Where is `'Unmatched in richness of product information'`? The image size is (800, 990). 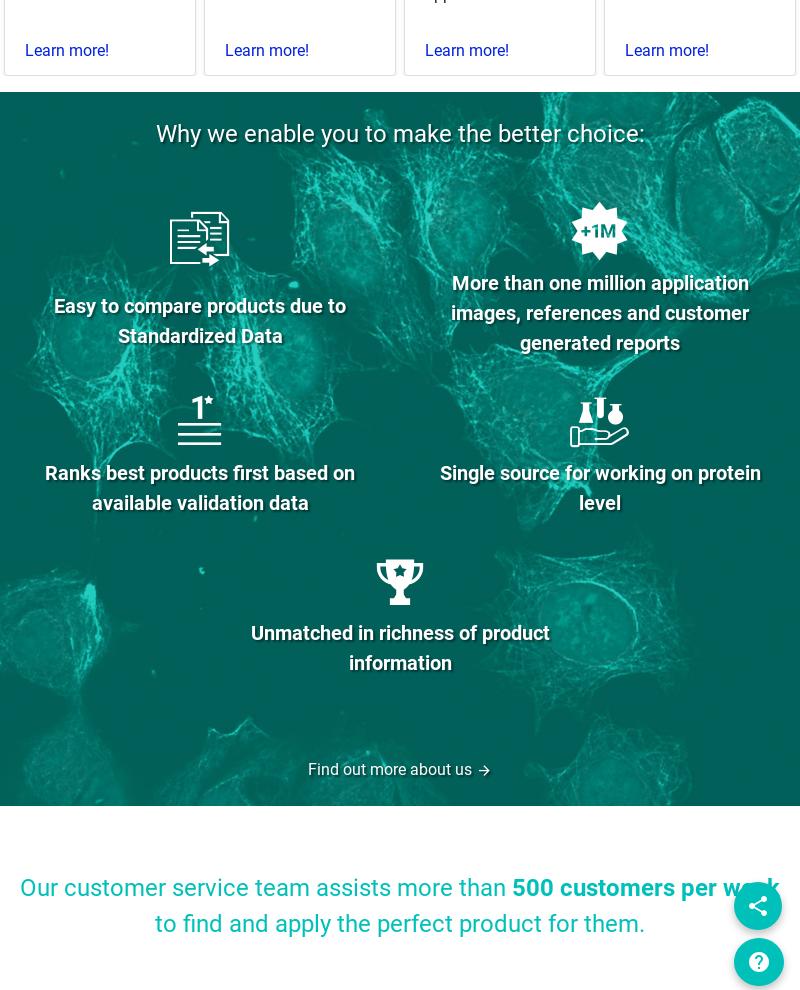
'Unmatched in richness of product information' is located at coordinates (398, 647).